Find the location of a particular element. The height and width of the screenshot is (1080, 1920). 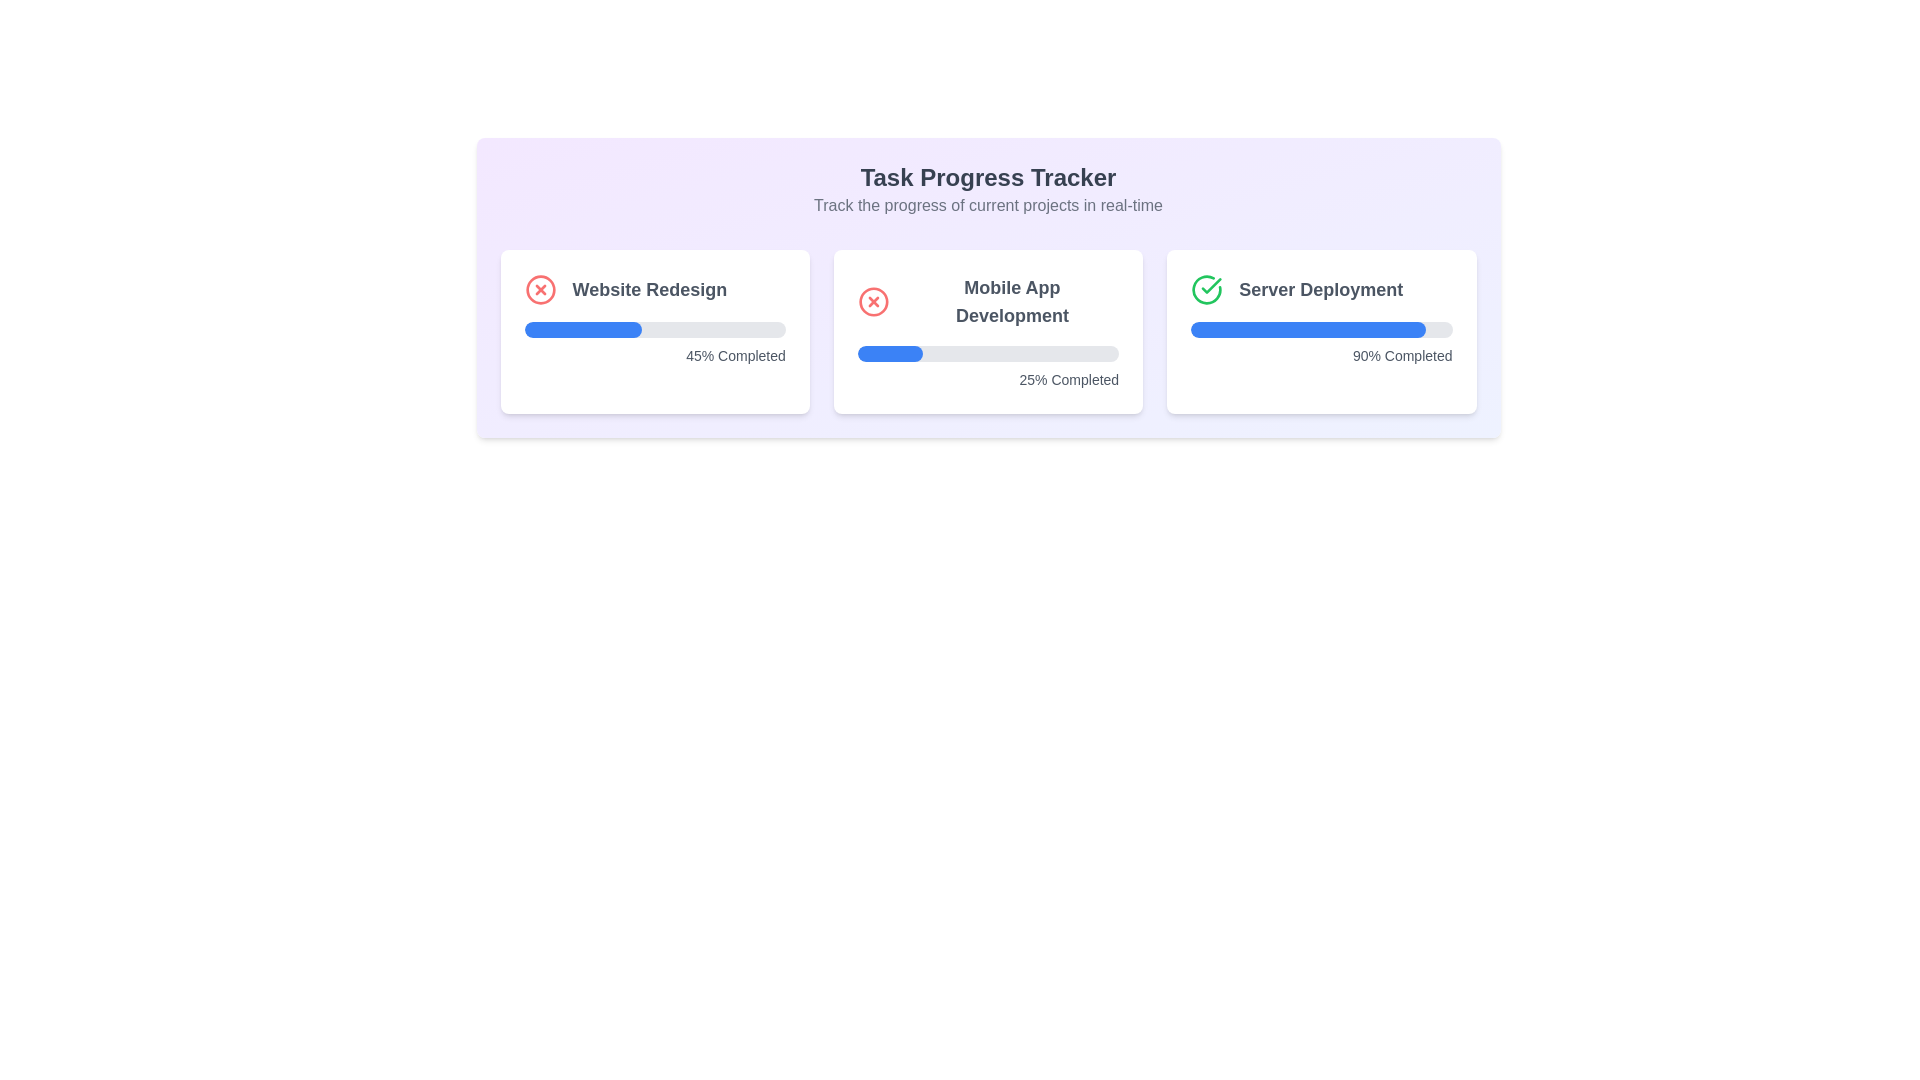

the progress bar located in the 'Mobile App Development' card, which has a gray background and a blue section indicating 25% progress is located at coordinates (988, 353).